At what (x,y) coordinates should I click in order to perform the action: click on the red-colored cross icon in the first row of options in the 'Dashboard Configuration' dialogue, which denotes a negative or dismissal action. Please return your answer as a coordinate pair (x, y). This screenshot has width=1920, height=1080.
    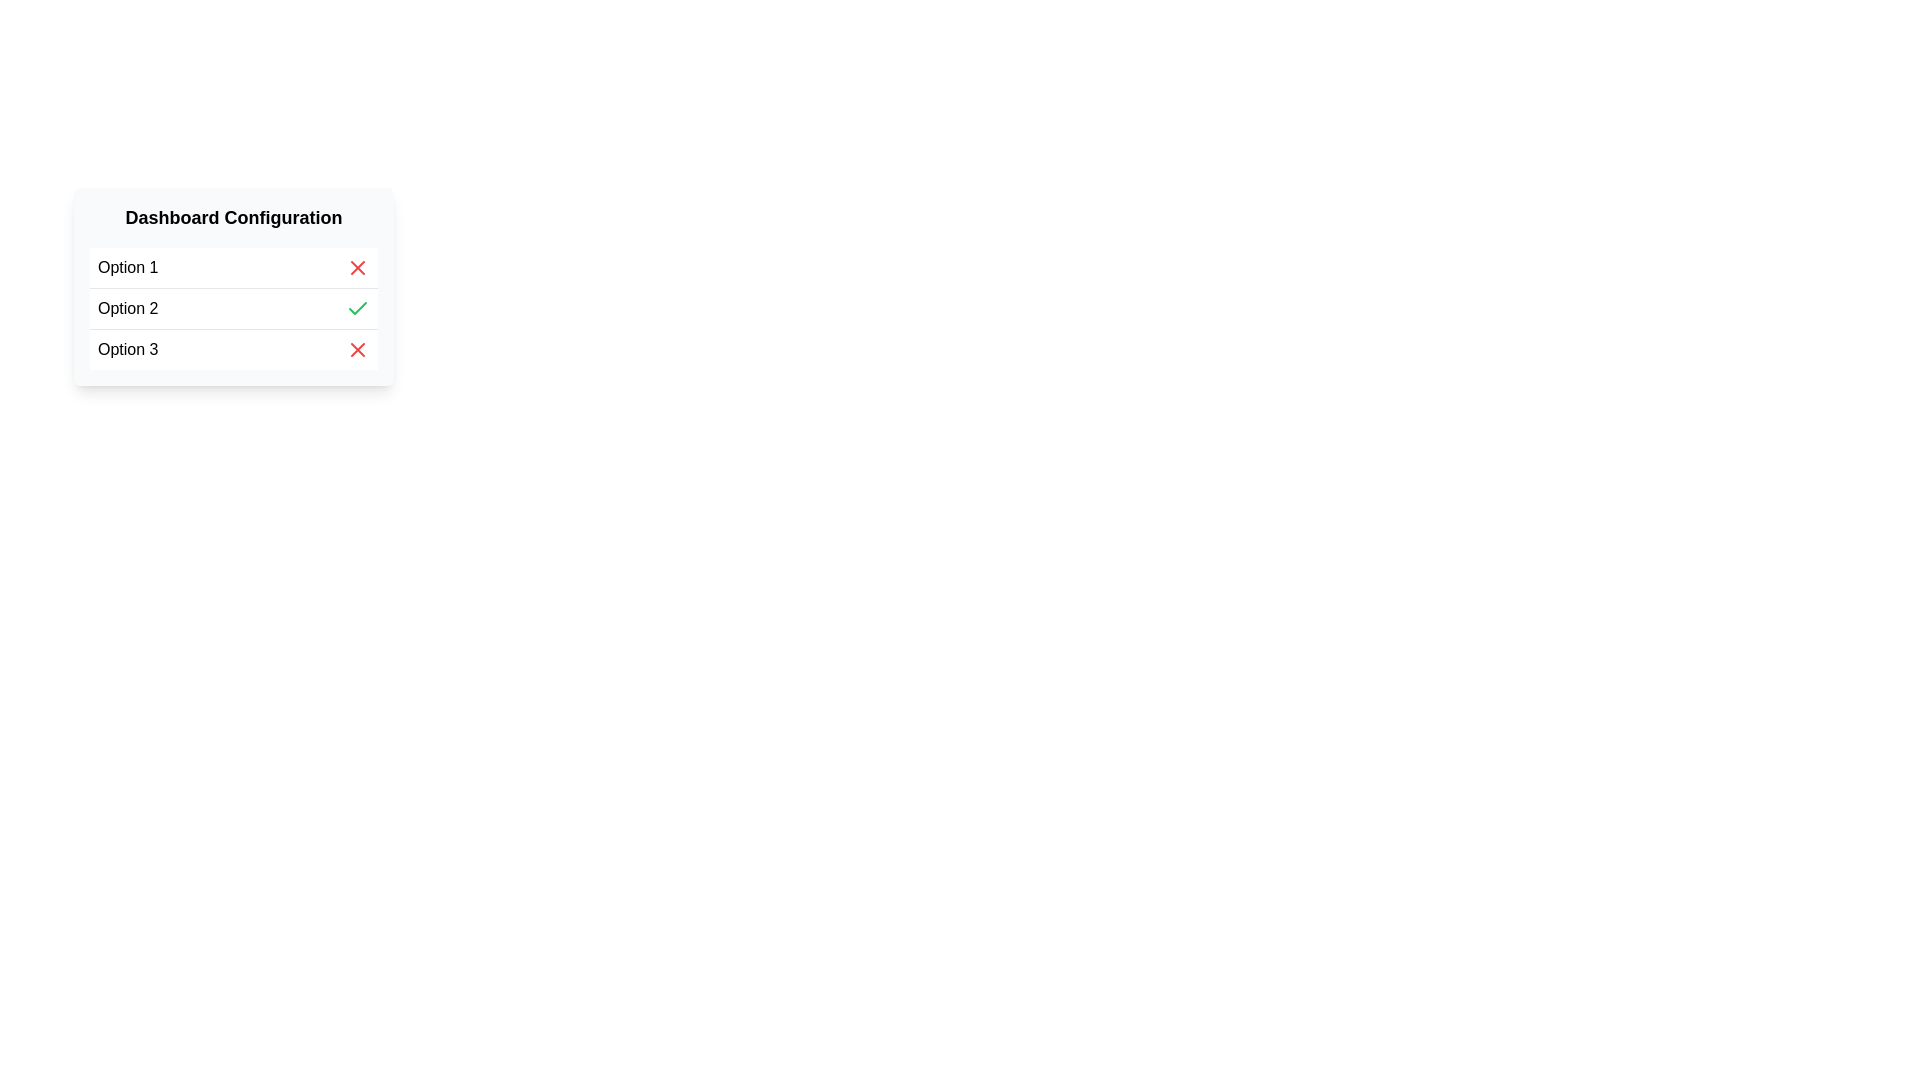
    Looking at the image, I should click on (358, 266).